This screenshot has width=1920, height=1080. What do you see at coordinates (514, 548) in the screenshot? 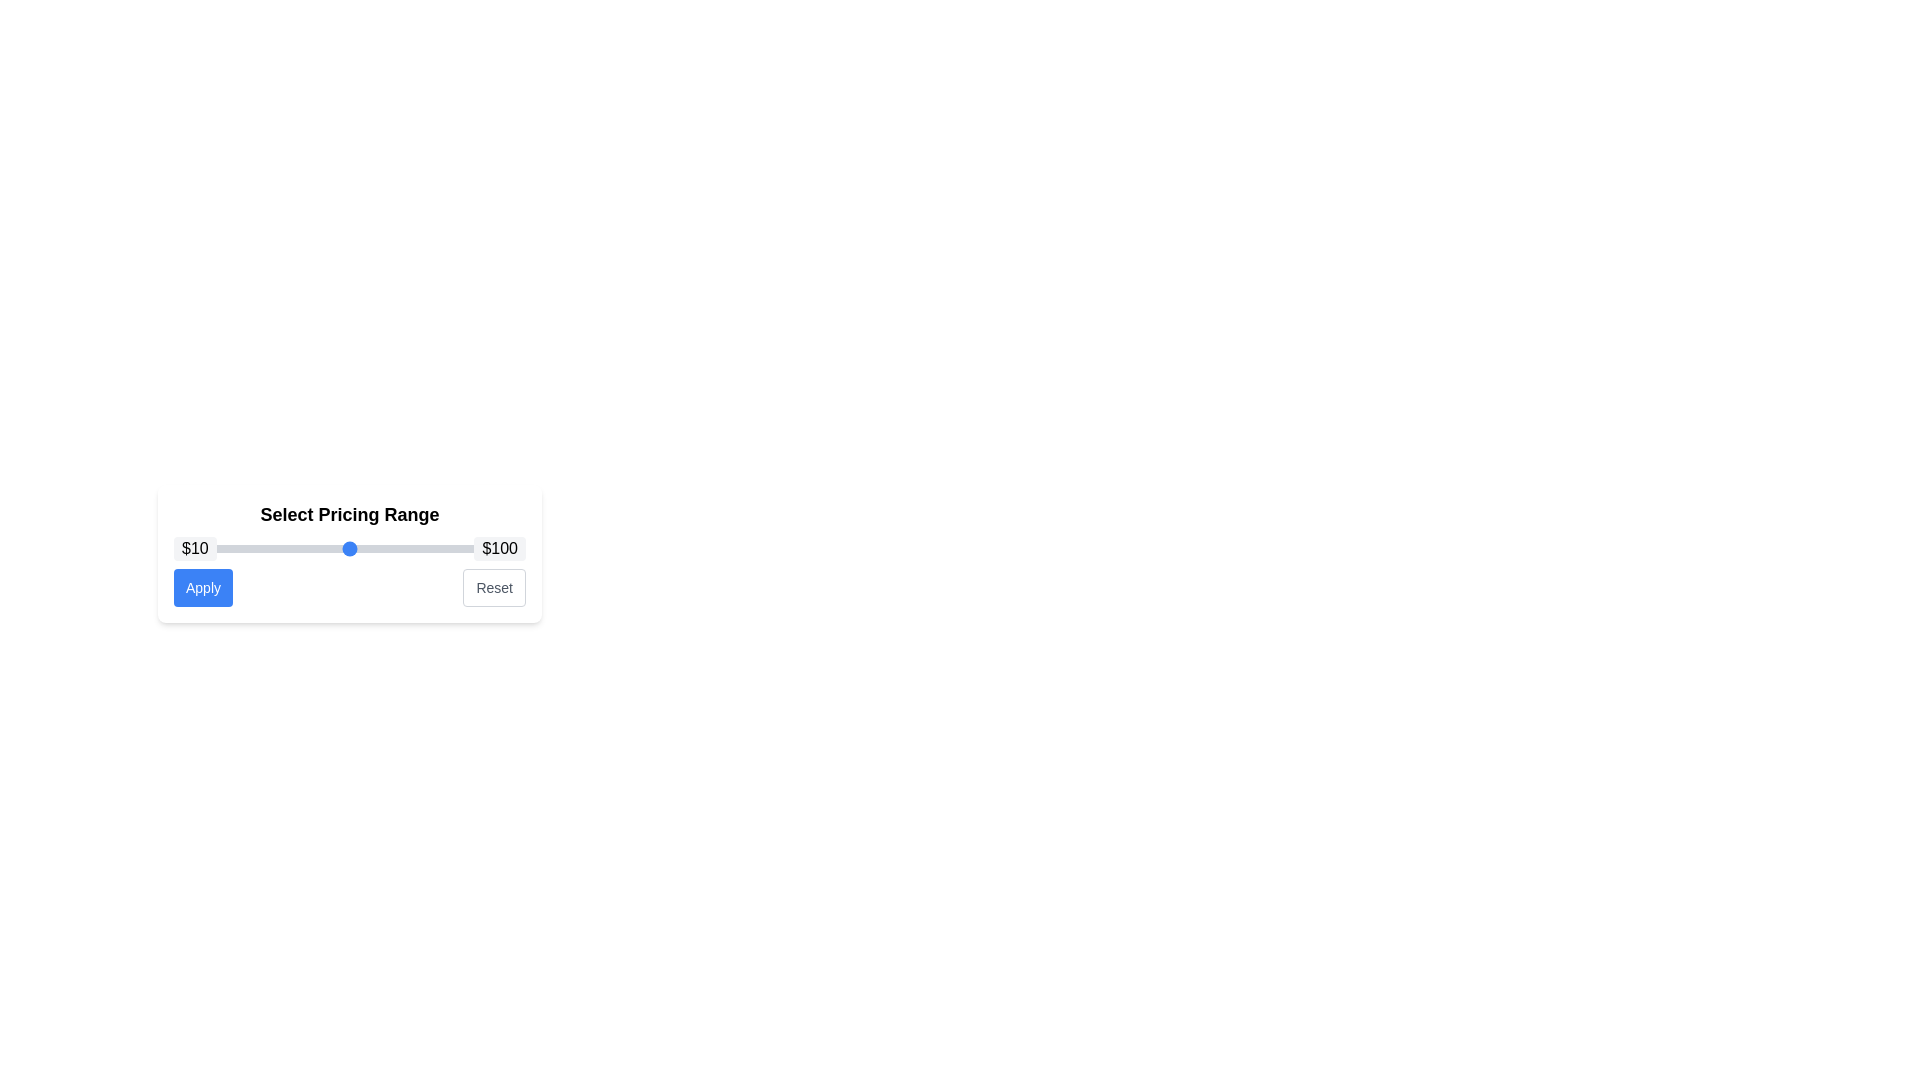
I see `price slider` at bounding box center [514, 548].